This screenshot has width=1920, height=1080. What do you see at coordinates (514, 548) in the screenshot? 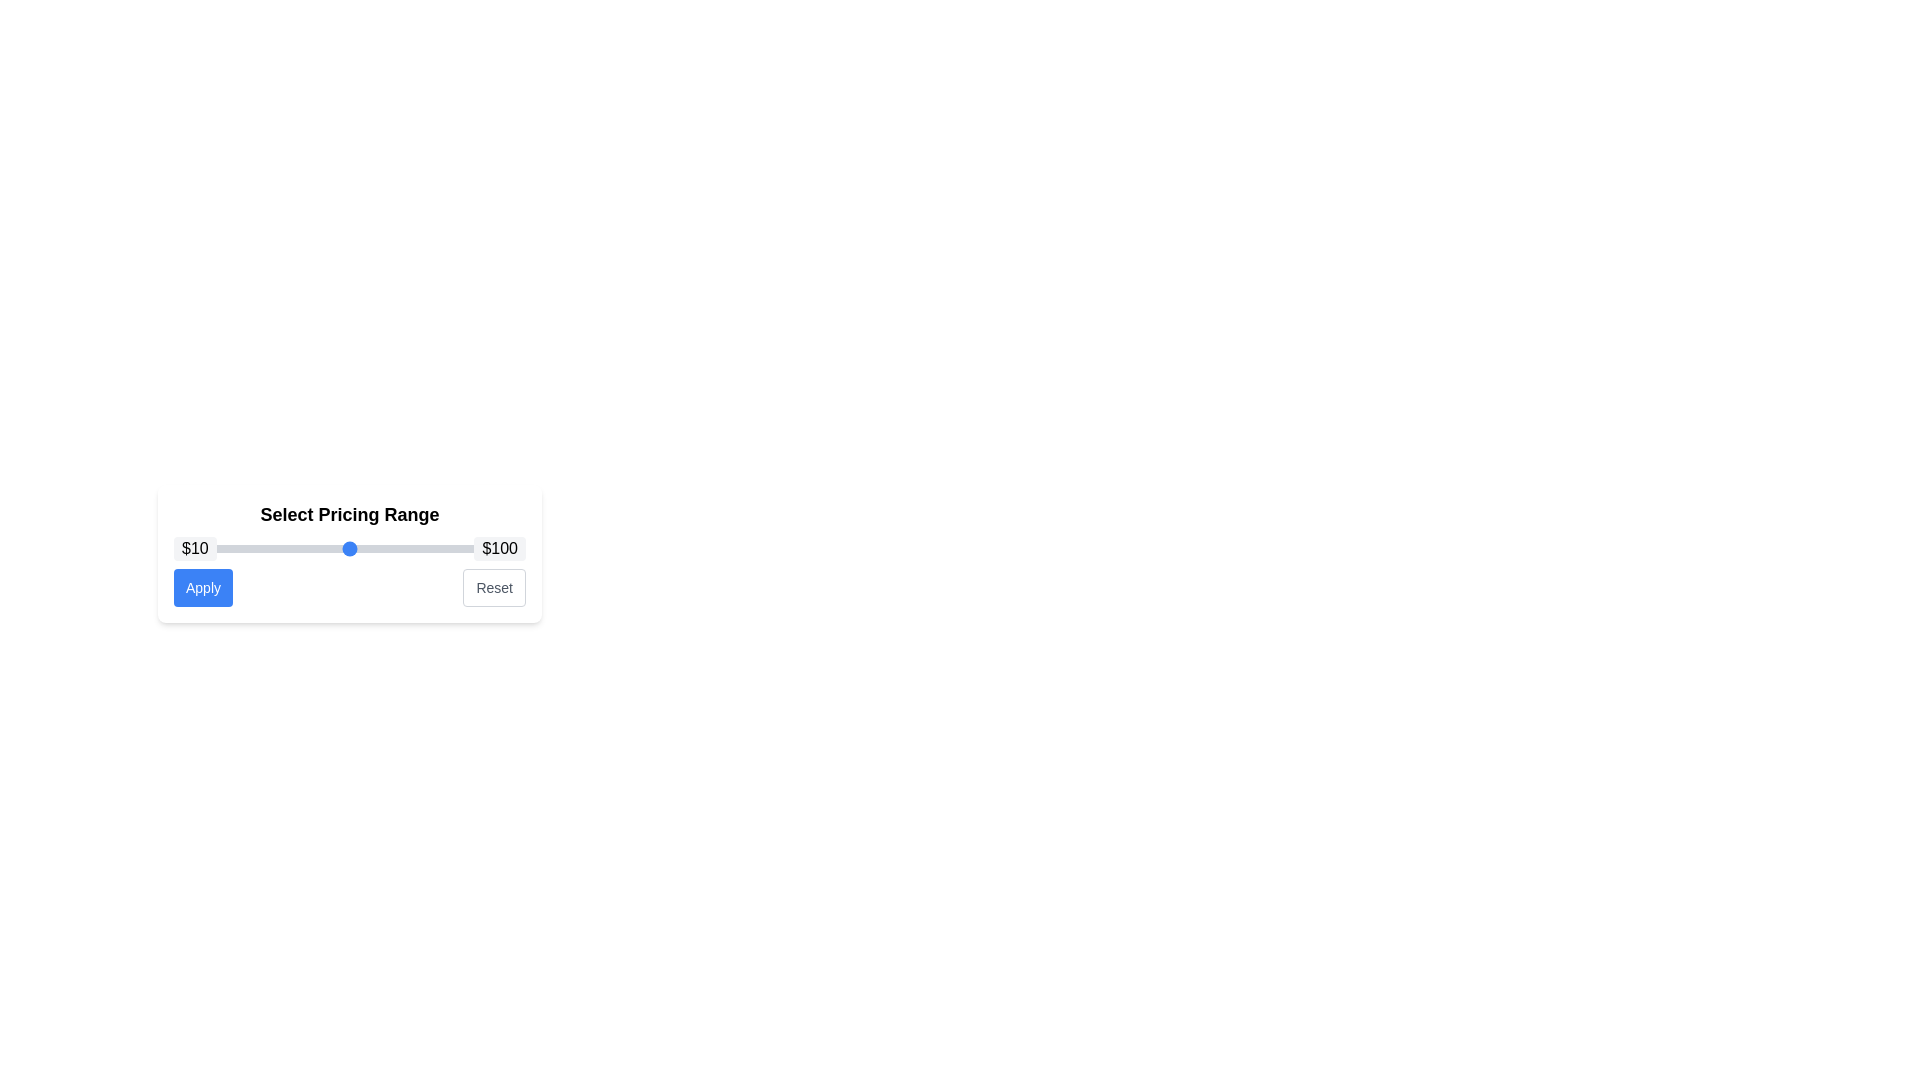
I see `price slider` at bounding box center [514, 548].